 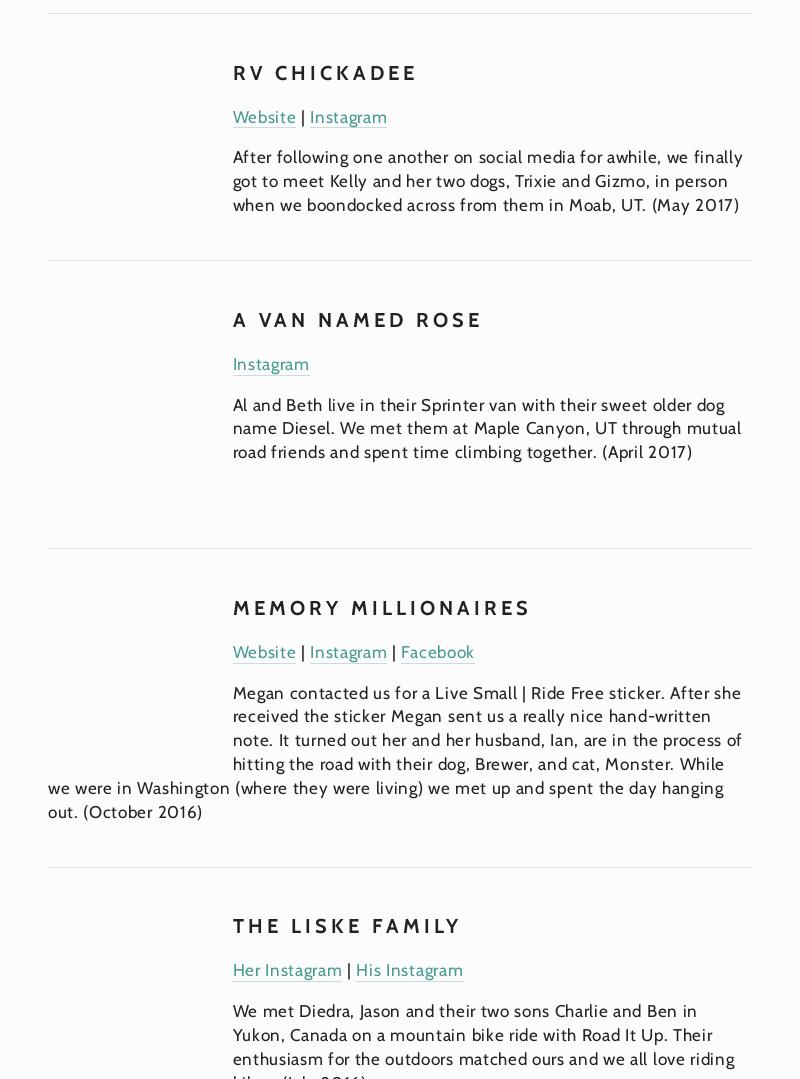 I want to click on 'RV Chickadee', so click(x=231, y=70).